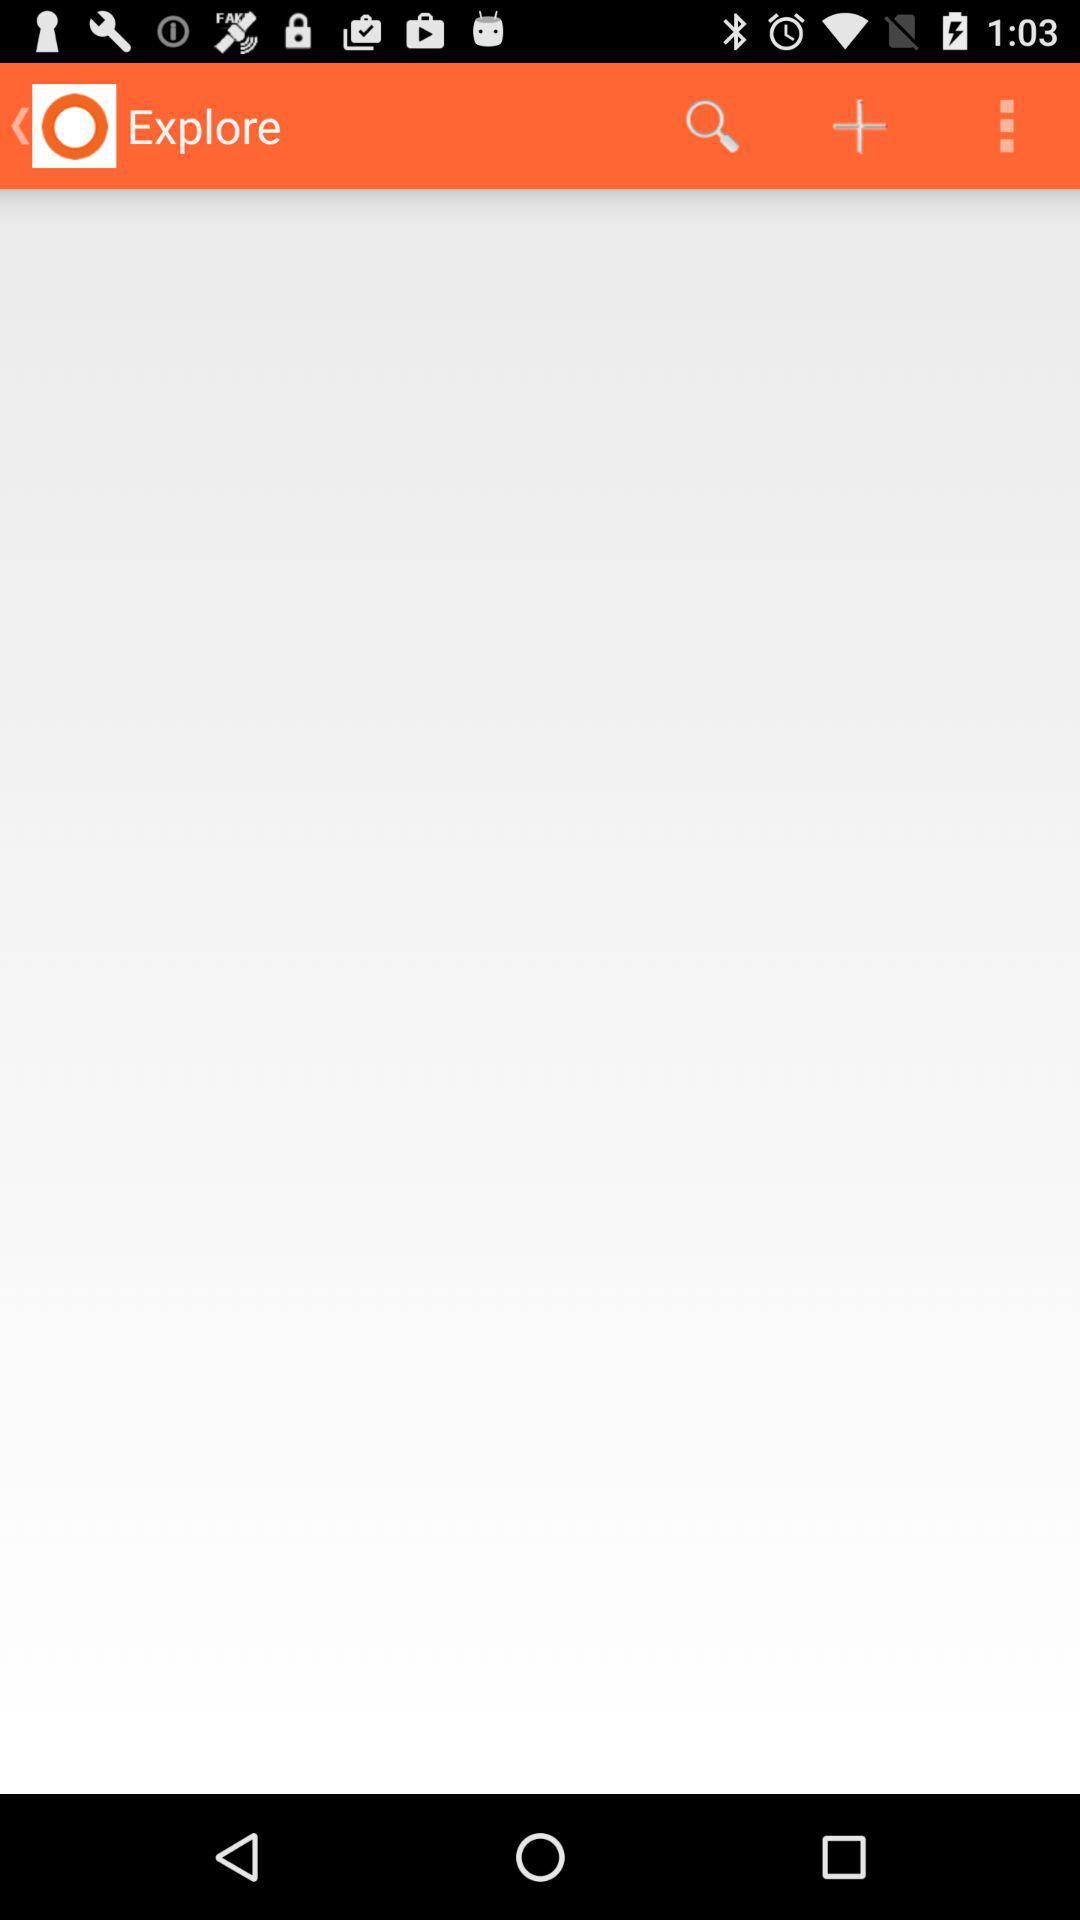 The width and height of the screenshot is (1080, 1920). I want to click on the item next to explore item, so click(711, 124).